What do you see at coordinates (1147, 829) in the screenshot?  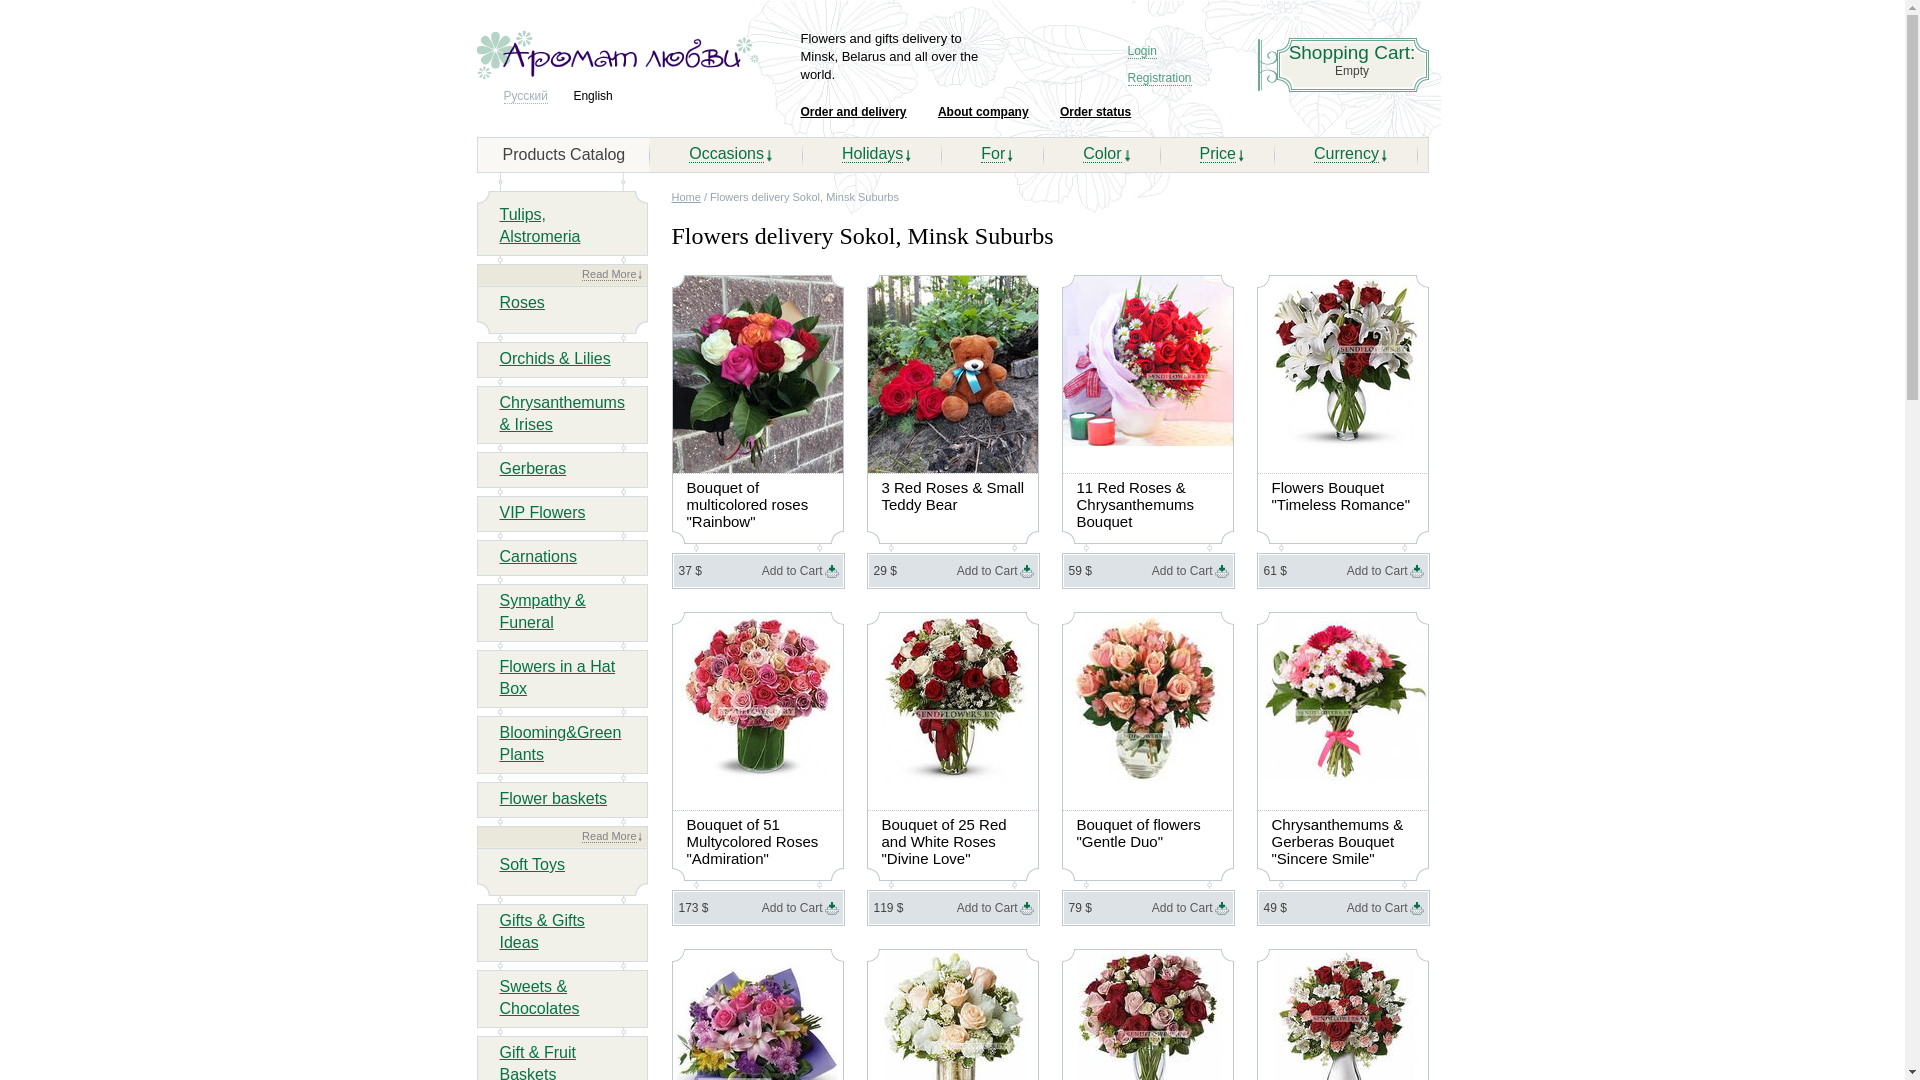 I see `'Bouquet of flowers "Gentle Duo"'` at bounding box center [1147, 829].